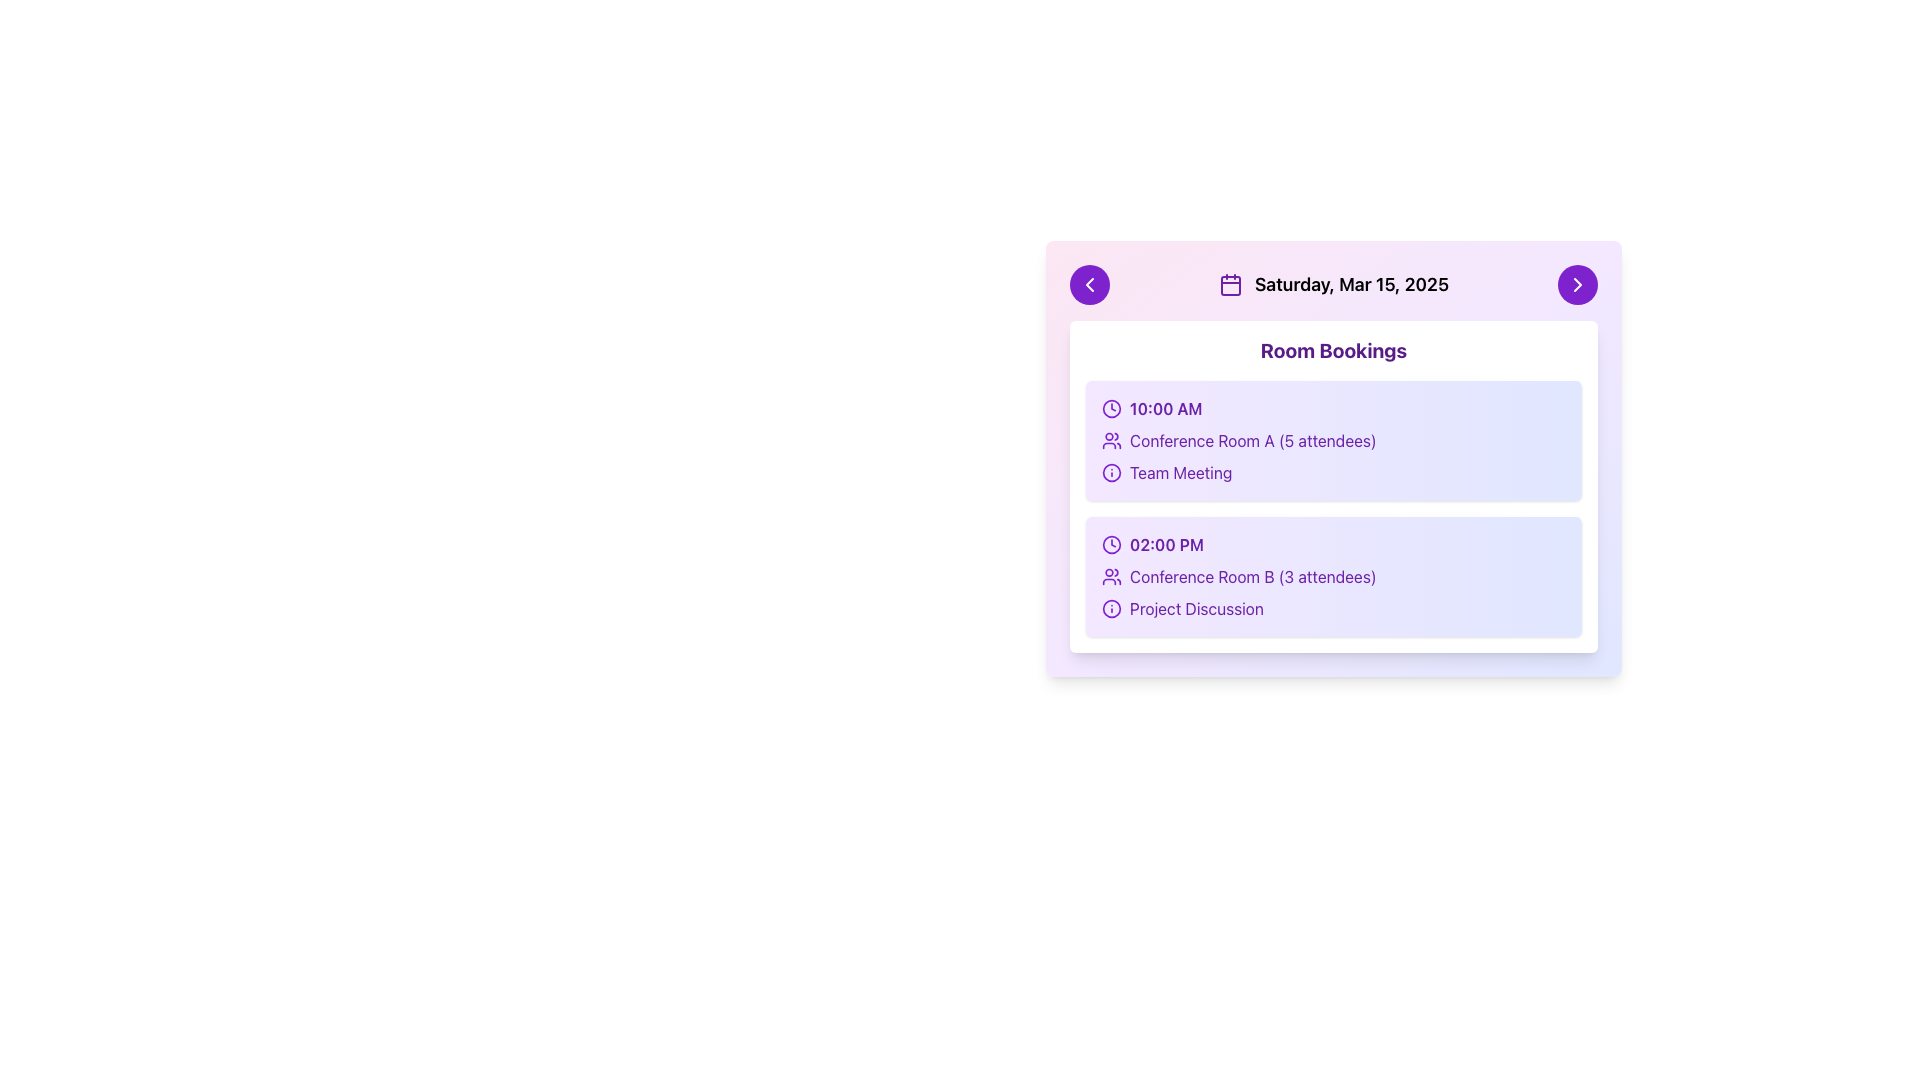  I want to click on the SVG Icon that provides additional cues about the 'Project Discussion' entry, located to the left of the text in the second item of the room bookings list, so click(1111, 608).